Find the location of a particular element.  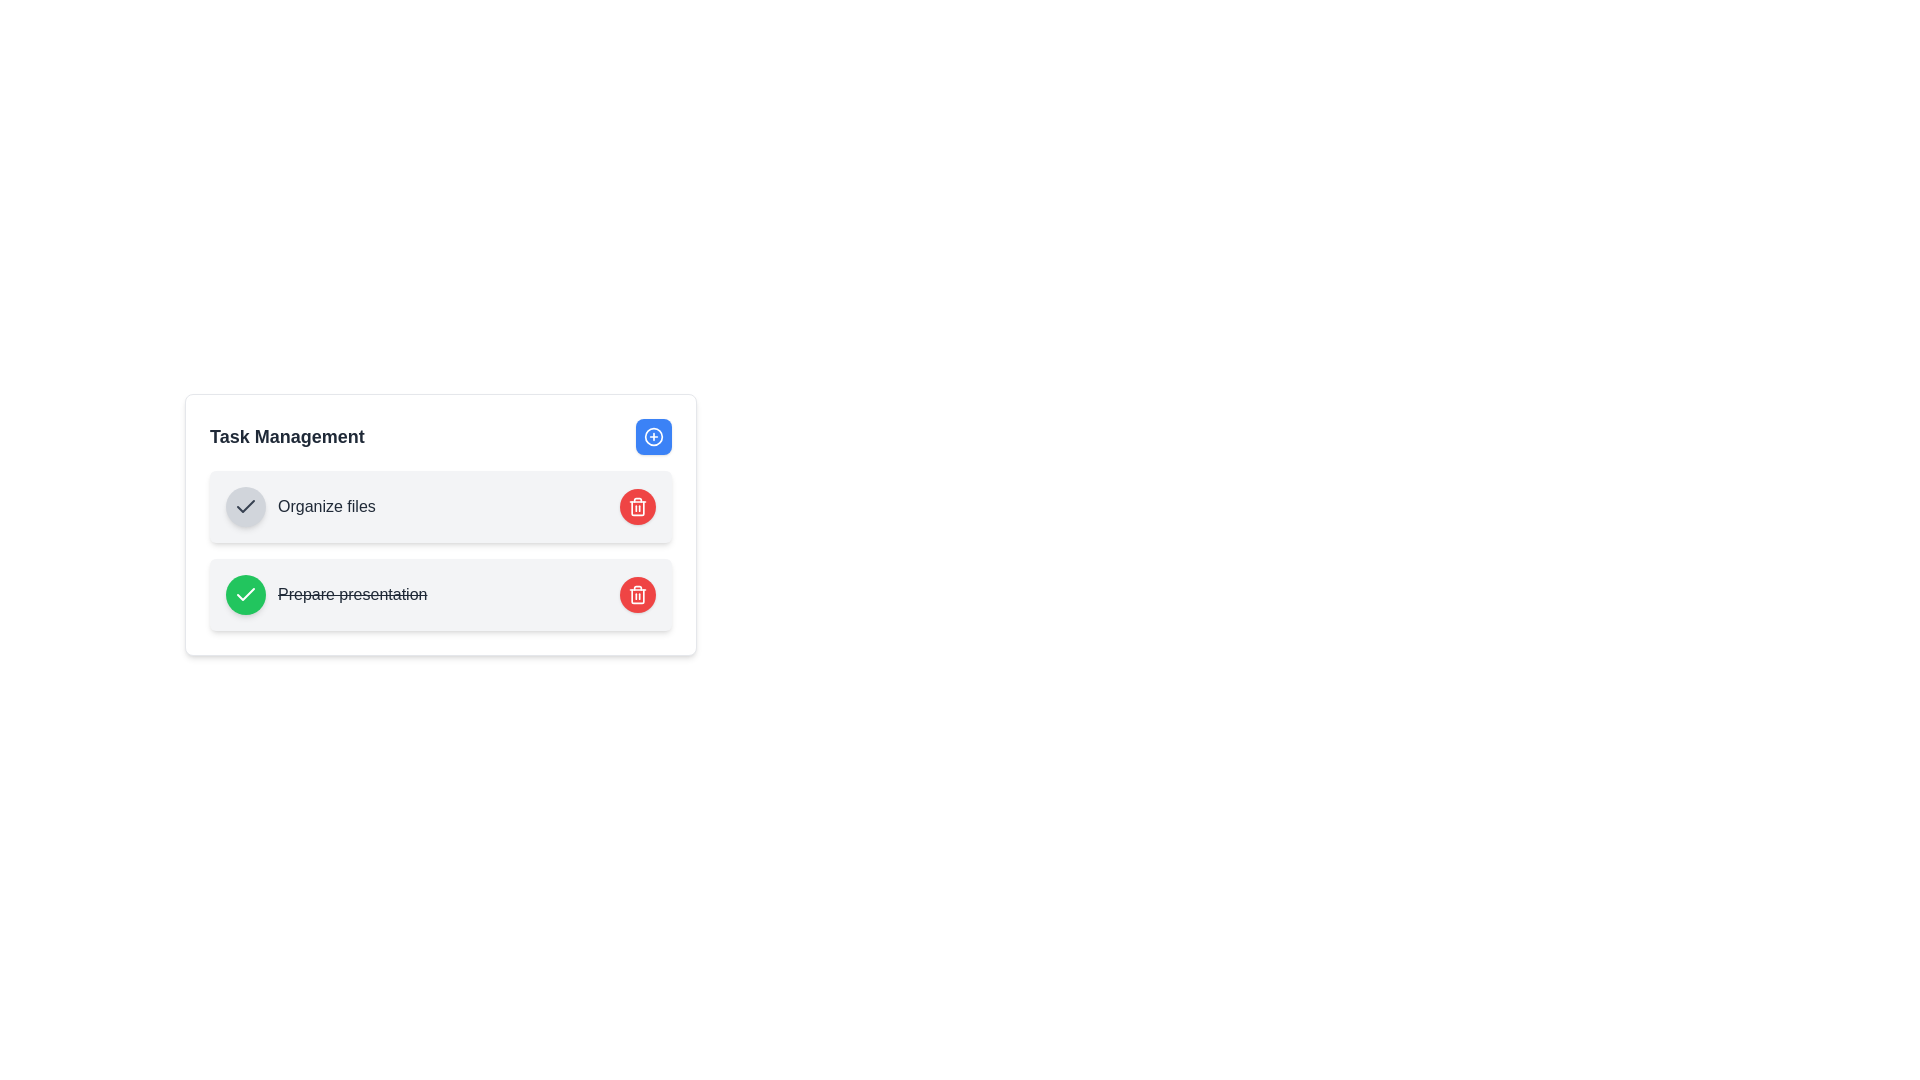

the checkmark icon indicating task completion located to the left of the text 'Prepare presentation' in the second task item under the 'Task Management' header is located at coordinates (244, 505).